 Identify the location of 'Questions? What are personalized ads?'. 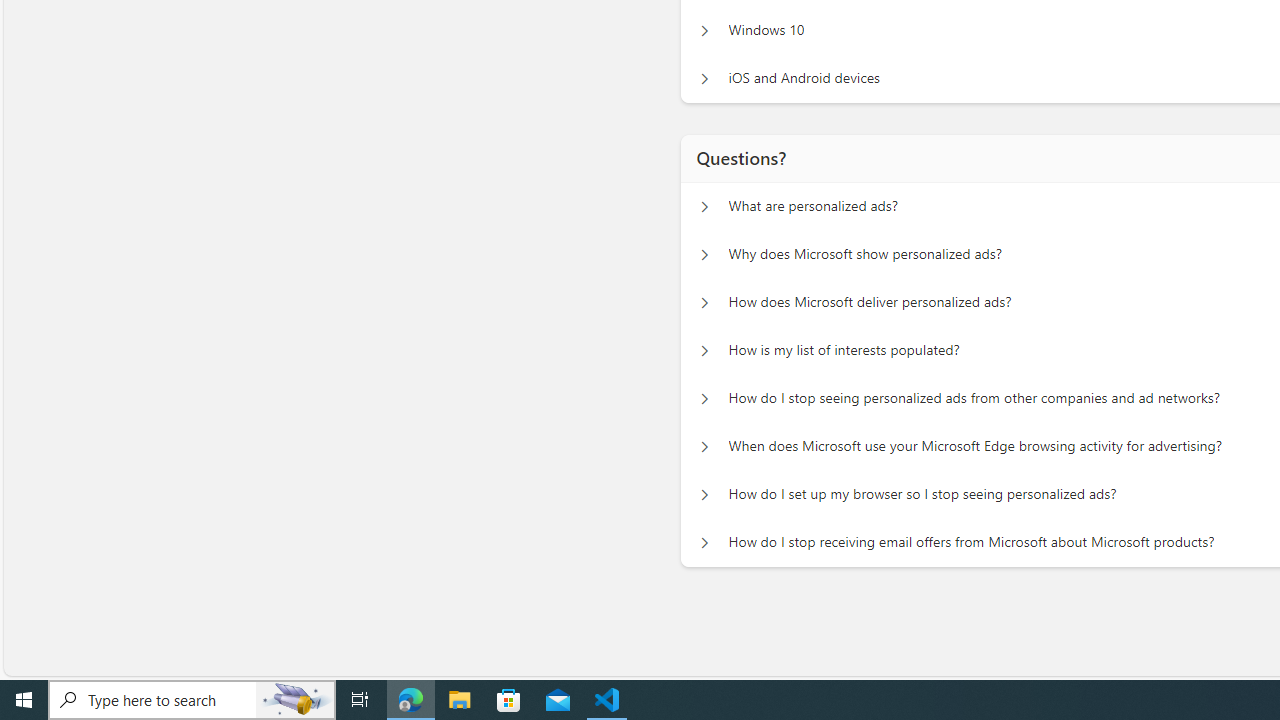
(704, 206).